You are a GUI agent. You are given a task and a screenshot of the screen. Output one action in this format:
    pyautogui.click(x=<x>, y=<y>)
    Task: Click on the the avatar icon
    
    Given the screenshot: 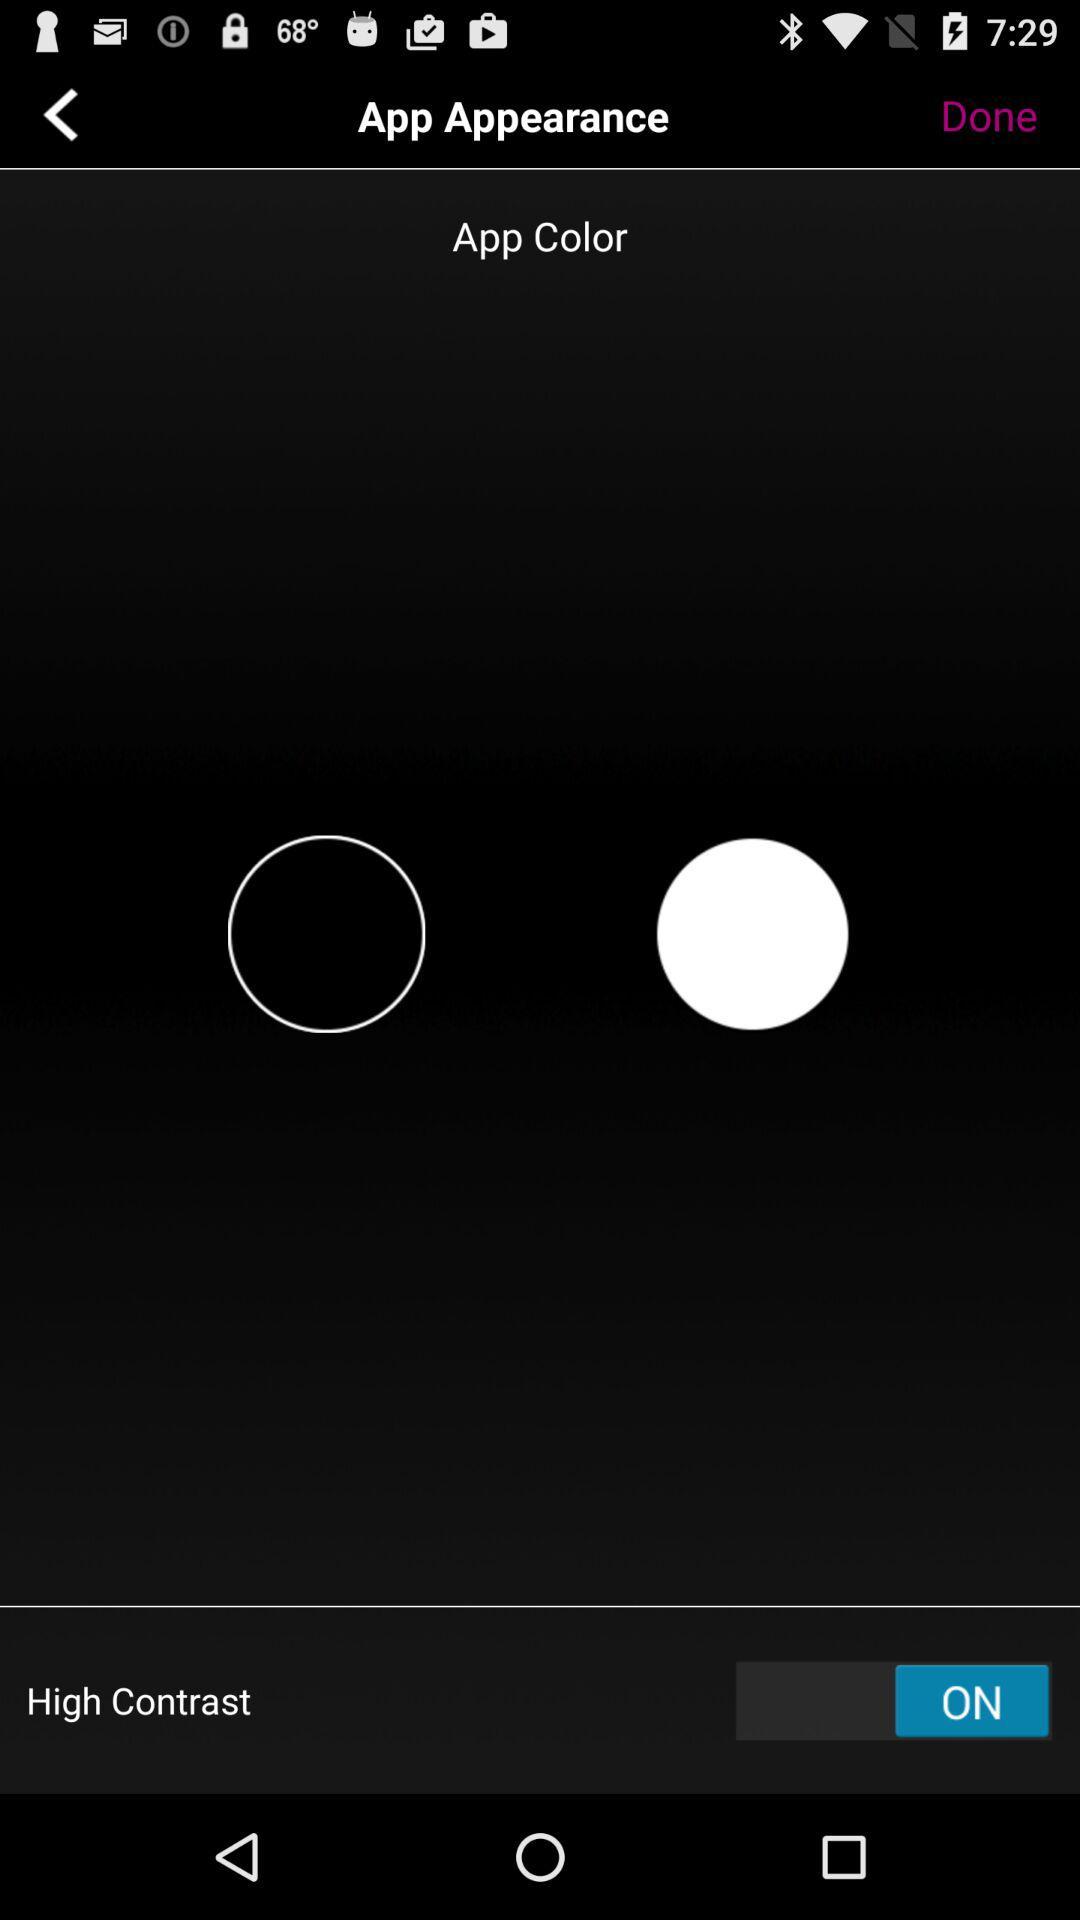 What is the action you would take?
    pyautogui.click(x=752, y=999)
    